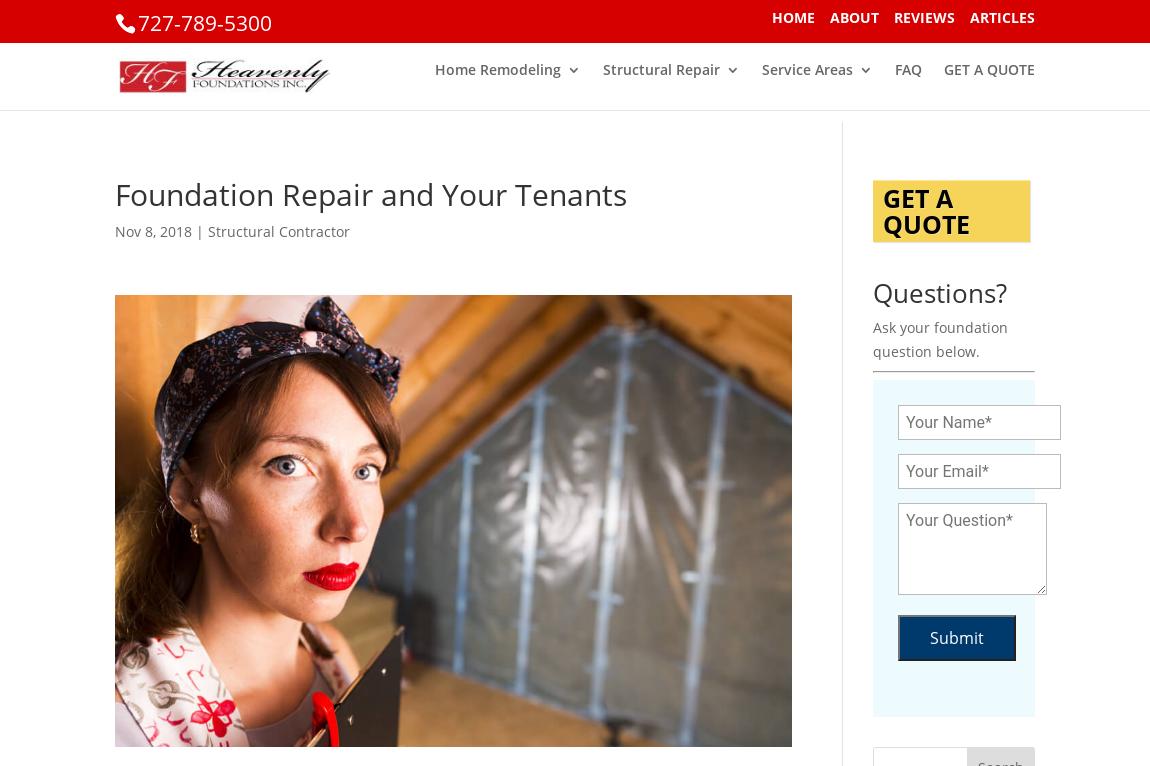 Image resolution: width=1150 pixels, height=766 pixels. What do you see at coordinates (924, 15) in the screenshot?
I see `'REVIEWS'` at bounding box center [924, 15].